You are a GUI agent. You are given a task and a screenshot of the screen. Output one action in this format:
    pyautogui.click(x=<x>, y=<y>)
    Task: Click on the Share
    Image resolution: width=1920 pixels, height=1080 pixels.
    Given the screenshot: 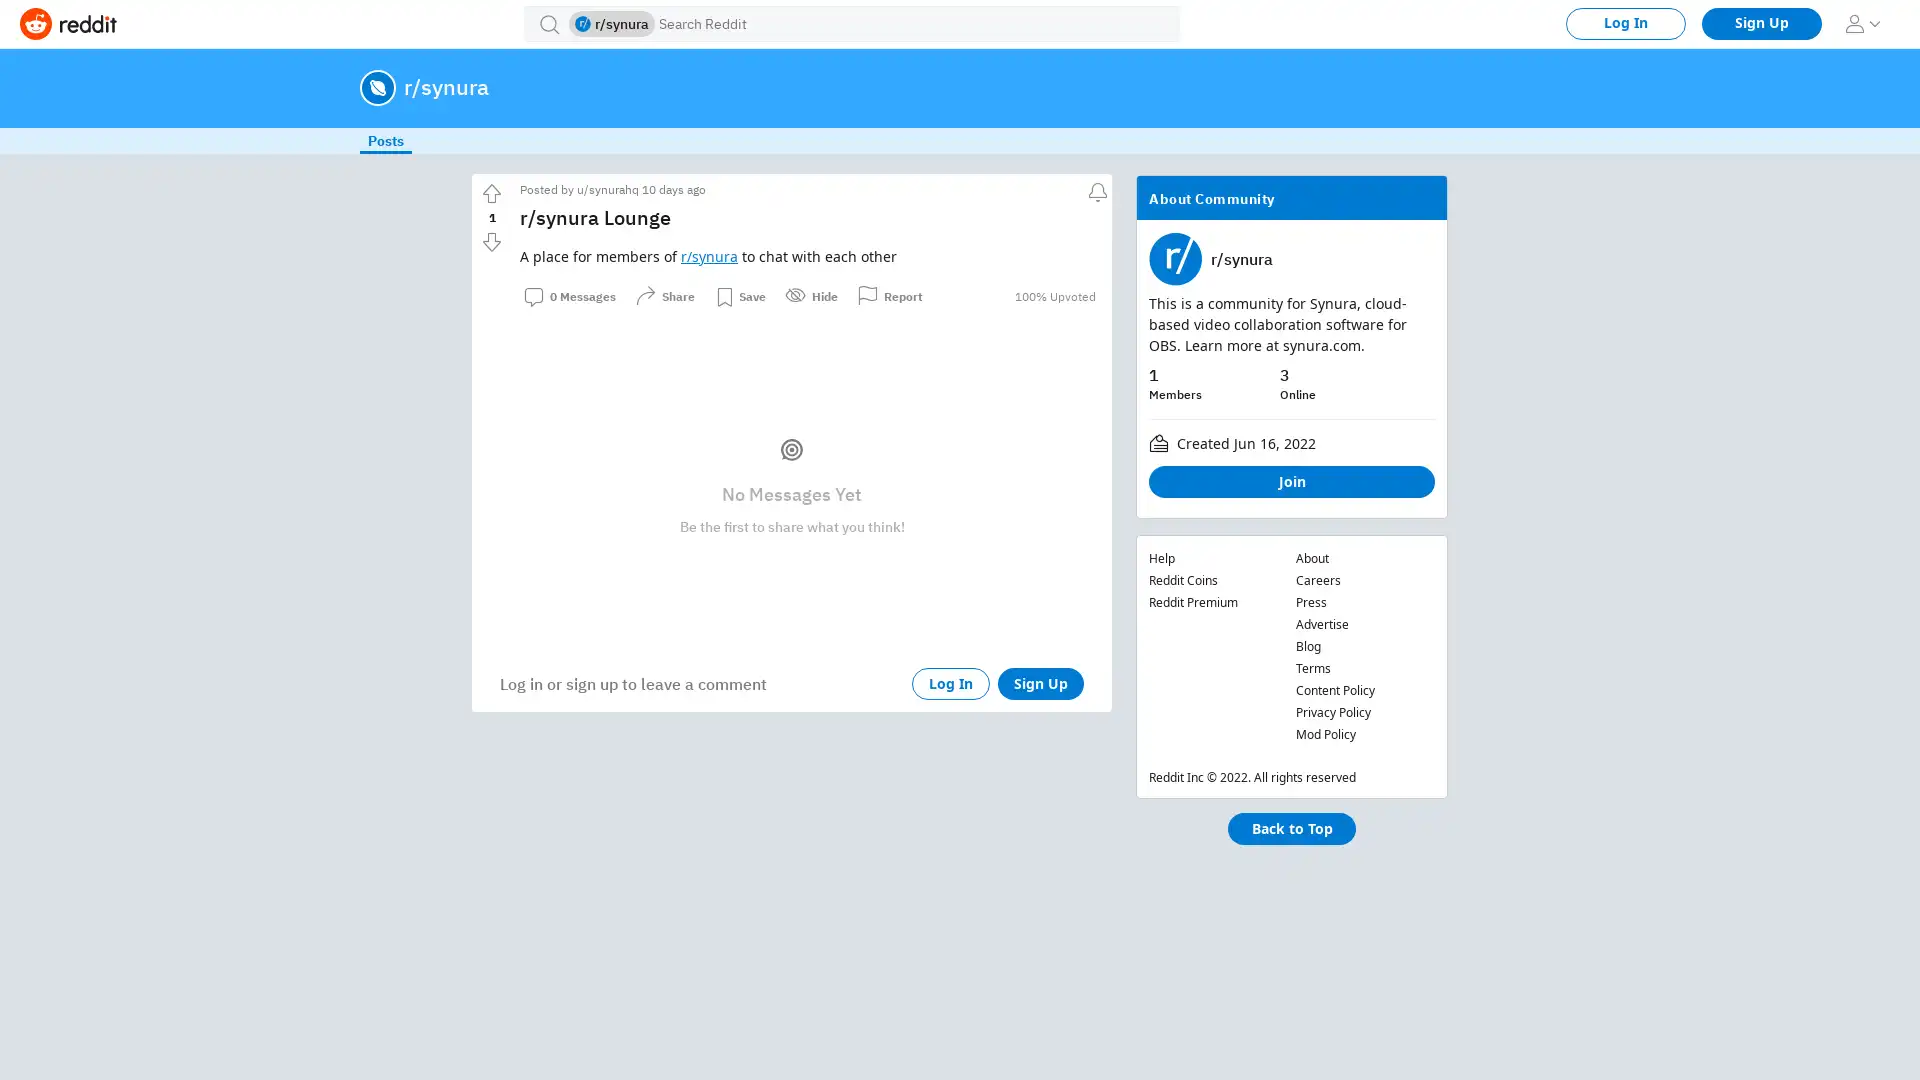 What is the action you would take?
    pyautogui.click(x=665, y=296)
    